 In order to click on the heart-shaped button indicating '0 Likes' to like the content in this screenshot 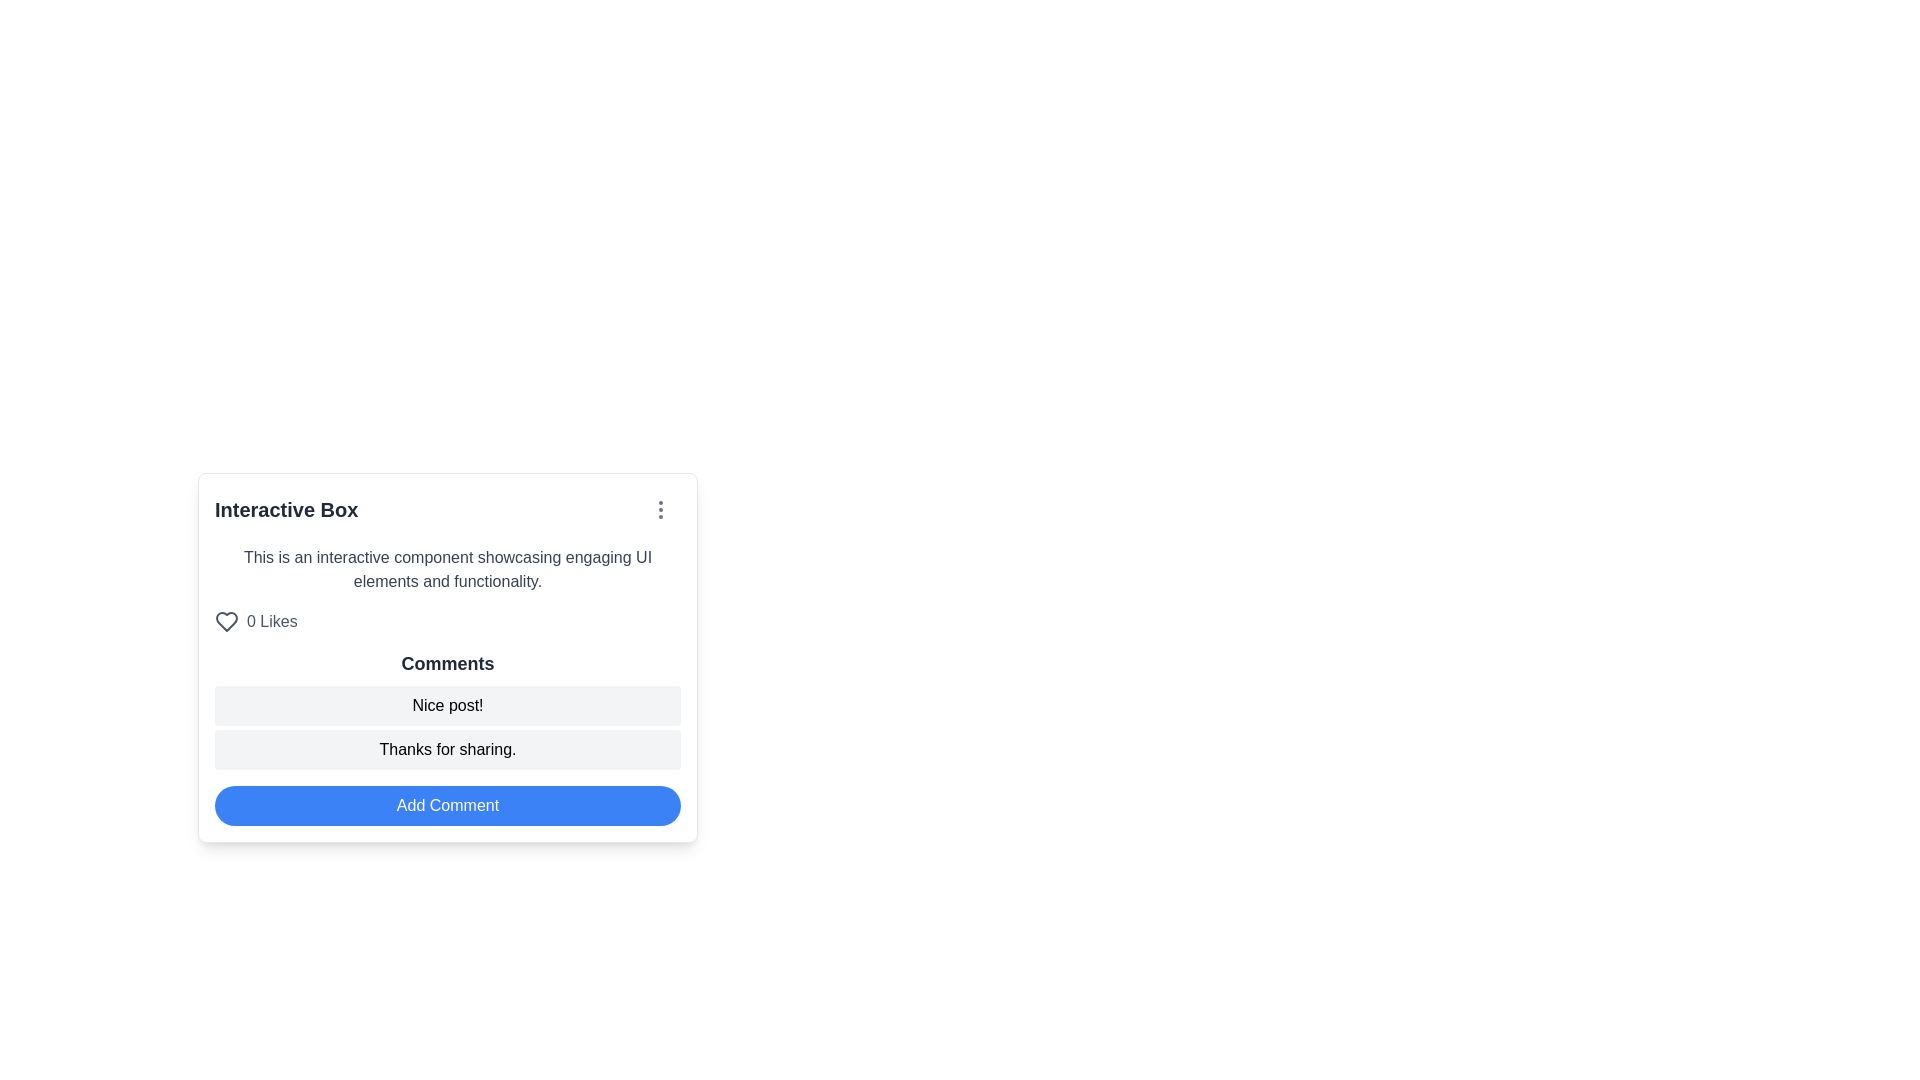, I will do `click(255, 620)`.